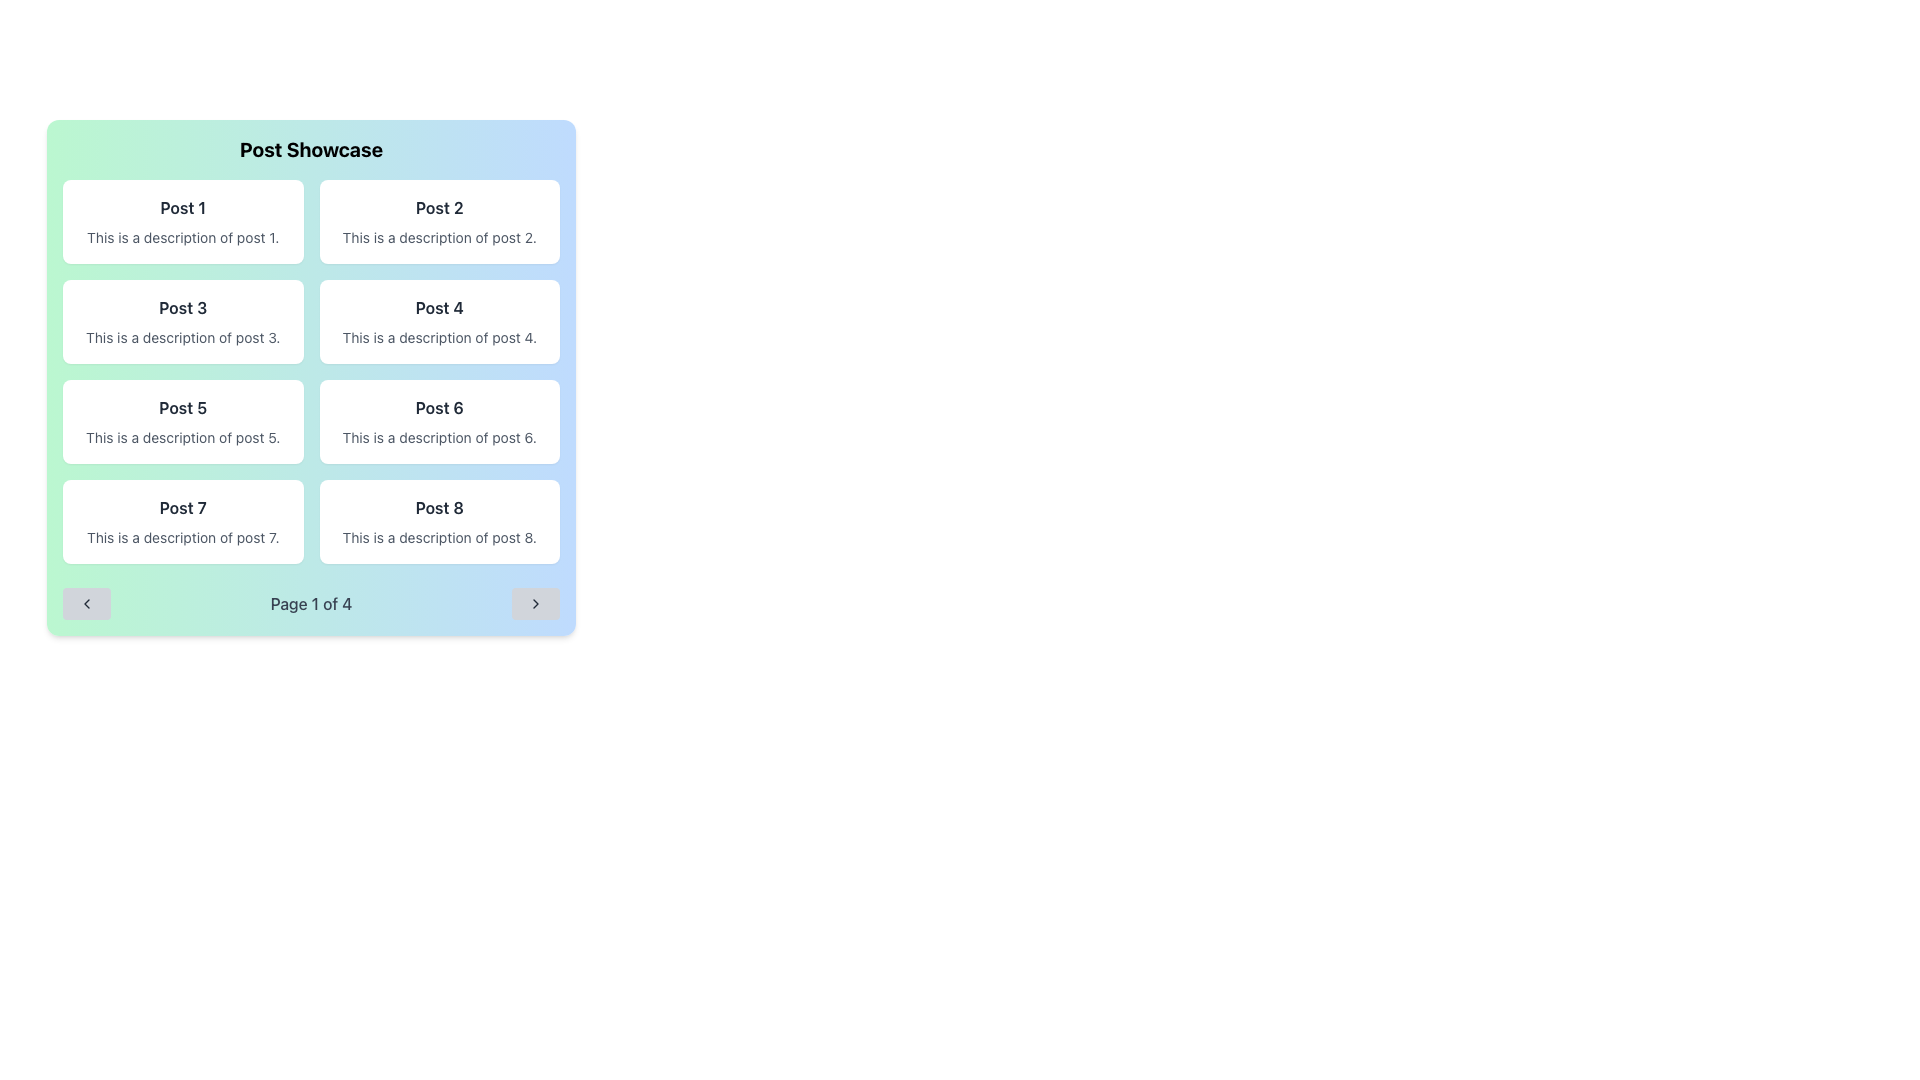 The image size is (1920, 1080). I want to click on and interpret the text from the 'Post 1' label, which is styled in bold with dark gray color and is located at the top of the 'Post Showcase' card, so click(183, 208).